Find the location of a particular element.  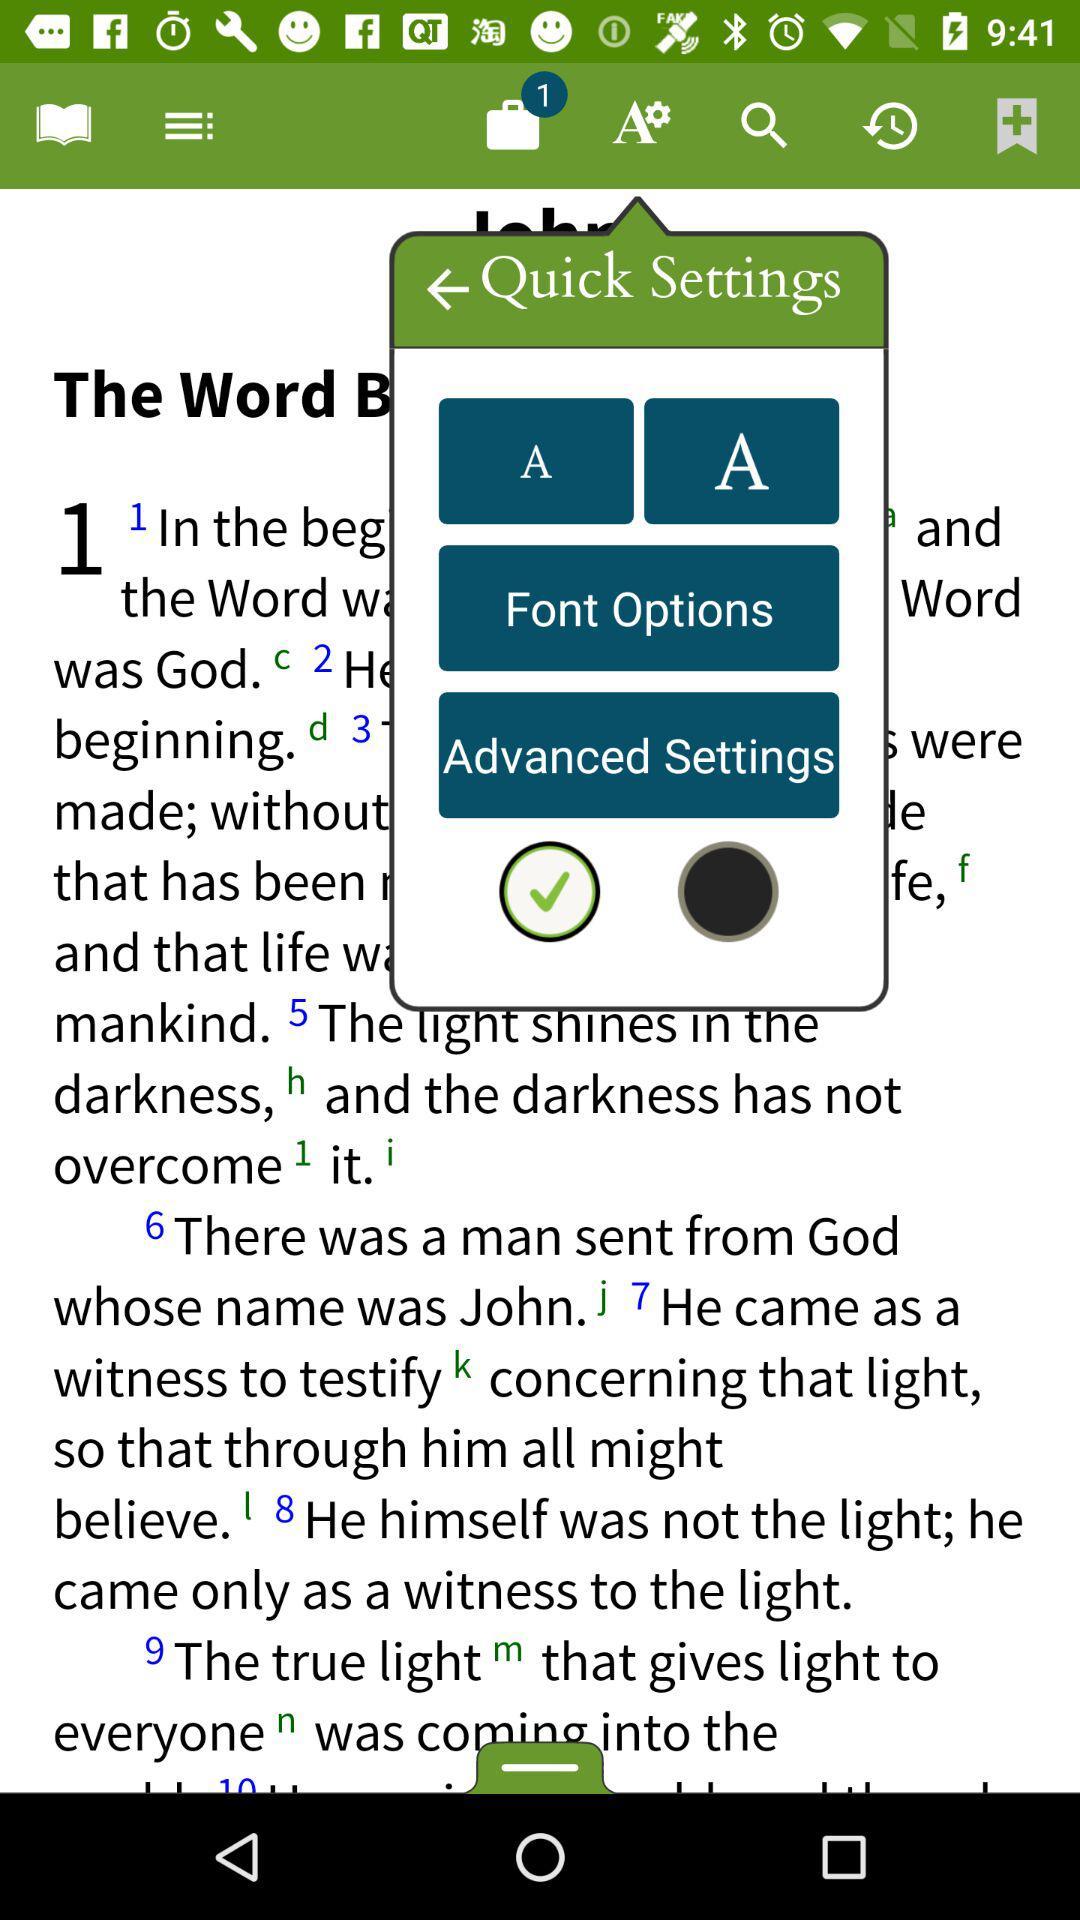

choose this is located at coordinates (540, 991).